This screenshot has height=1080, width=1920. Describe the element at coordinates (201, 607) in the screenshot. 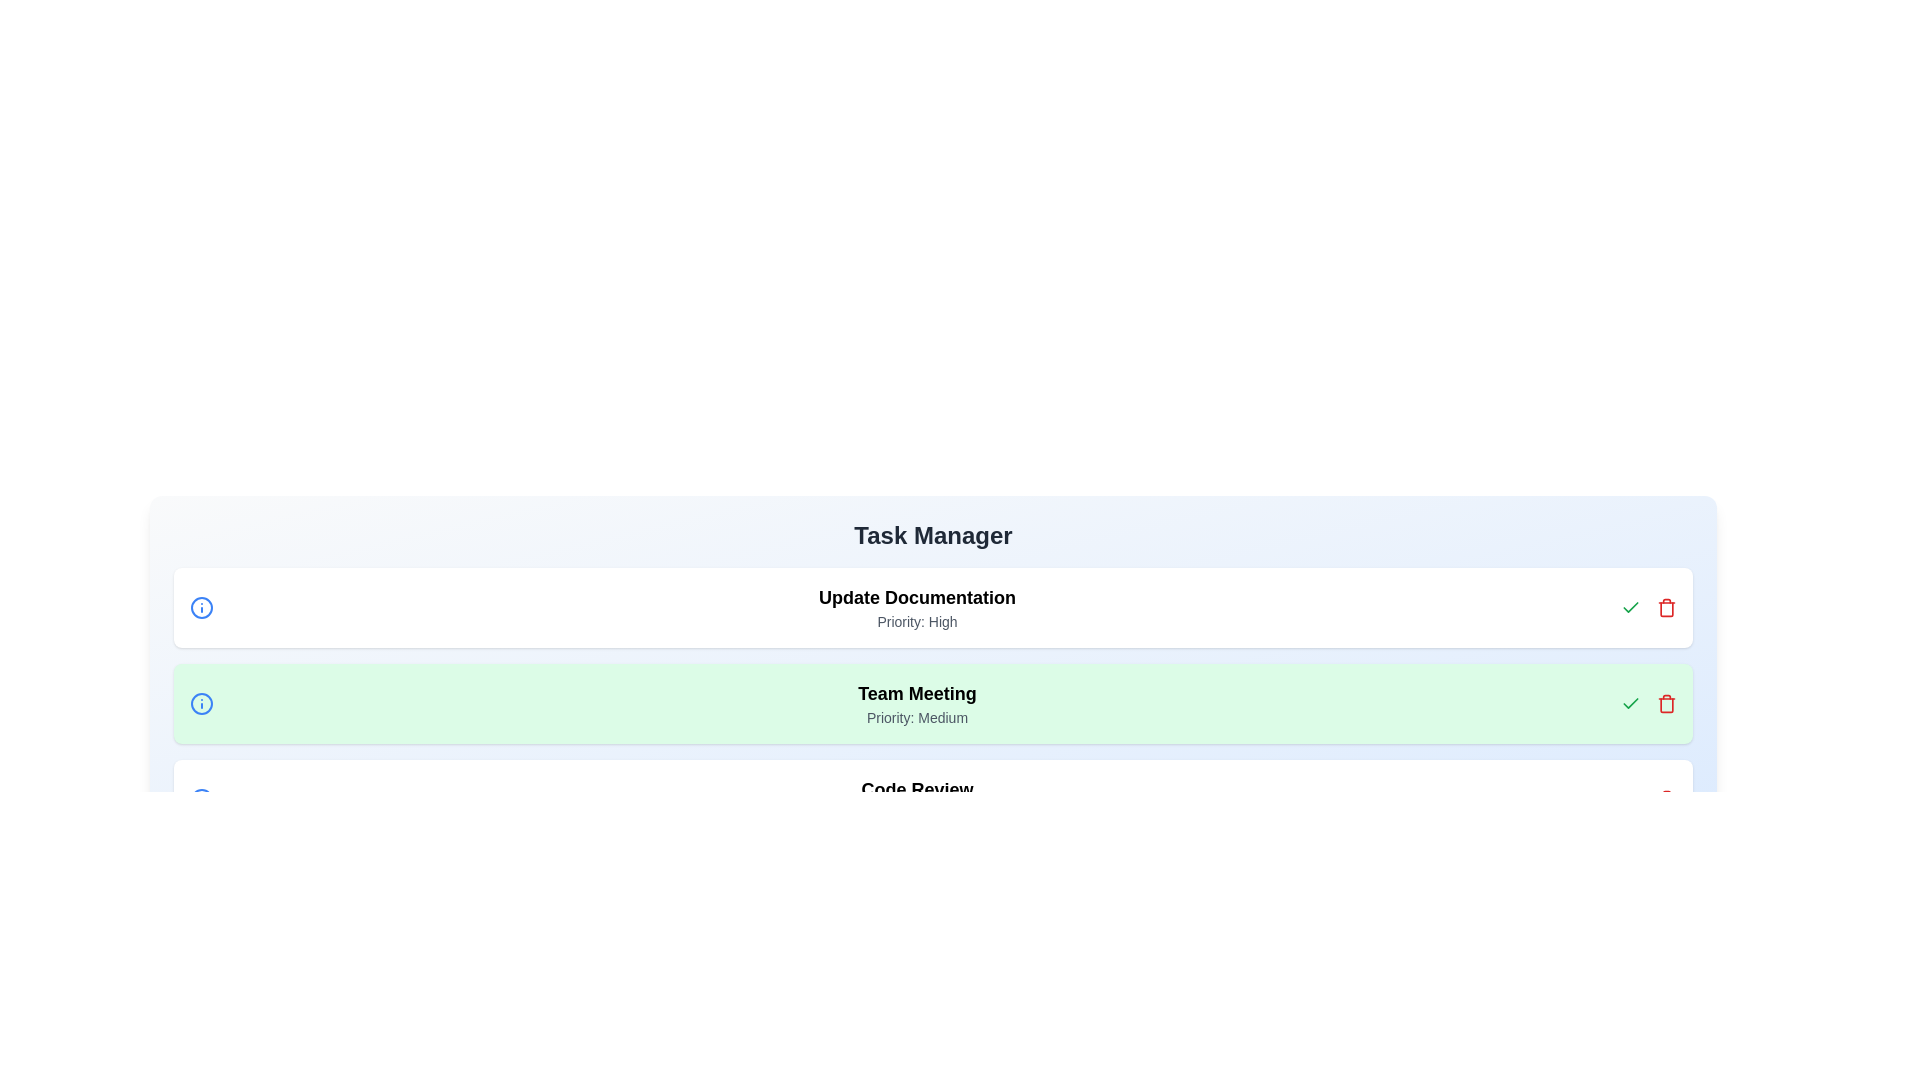

I see `the information icon of the task with priority High` at that location.